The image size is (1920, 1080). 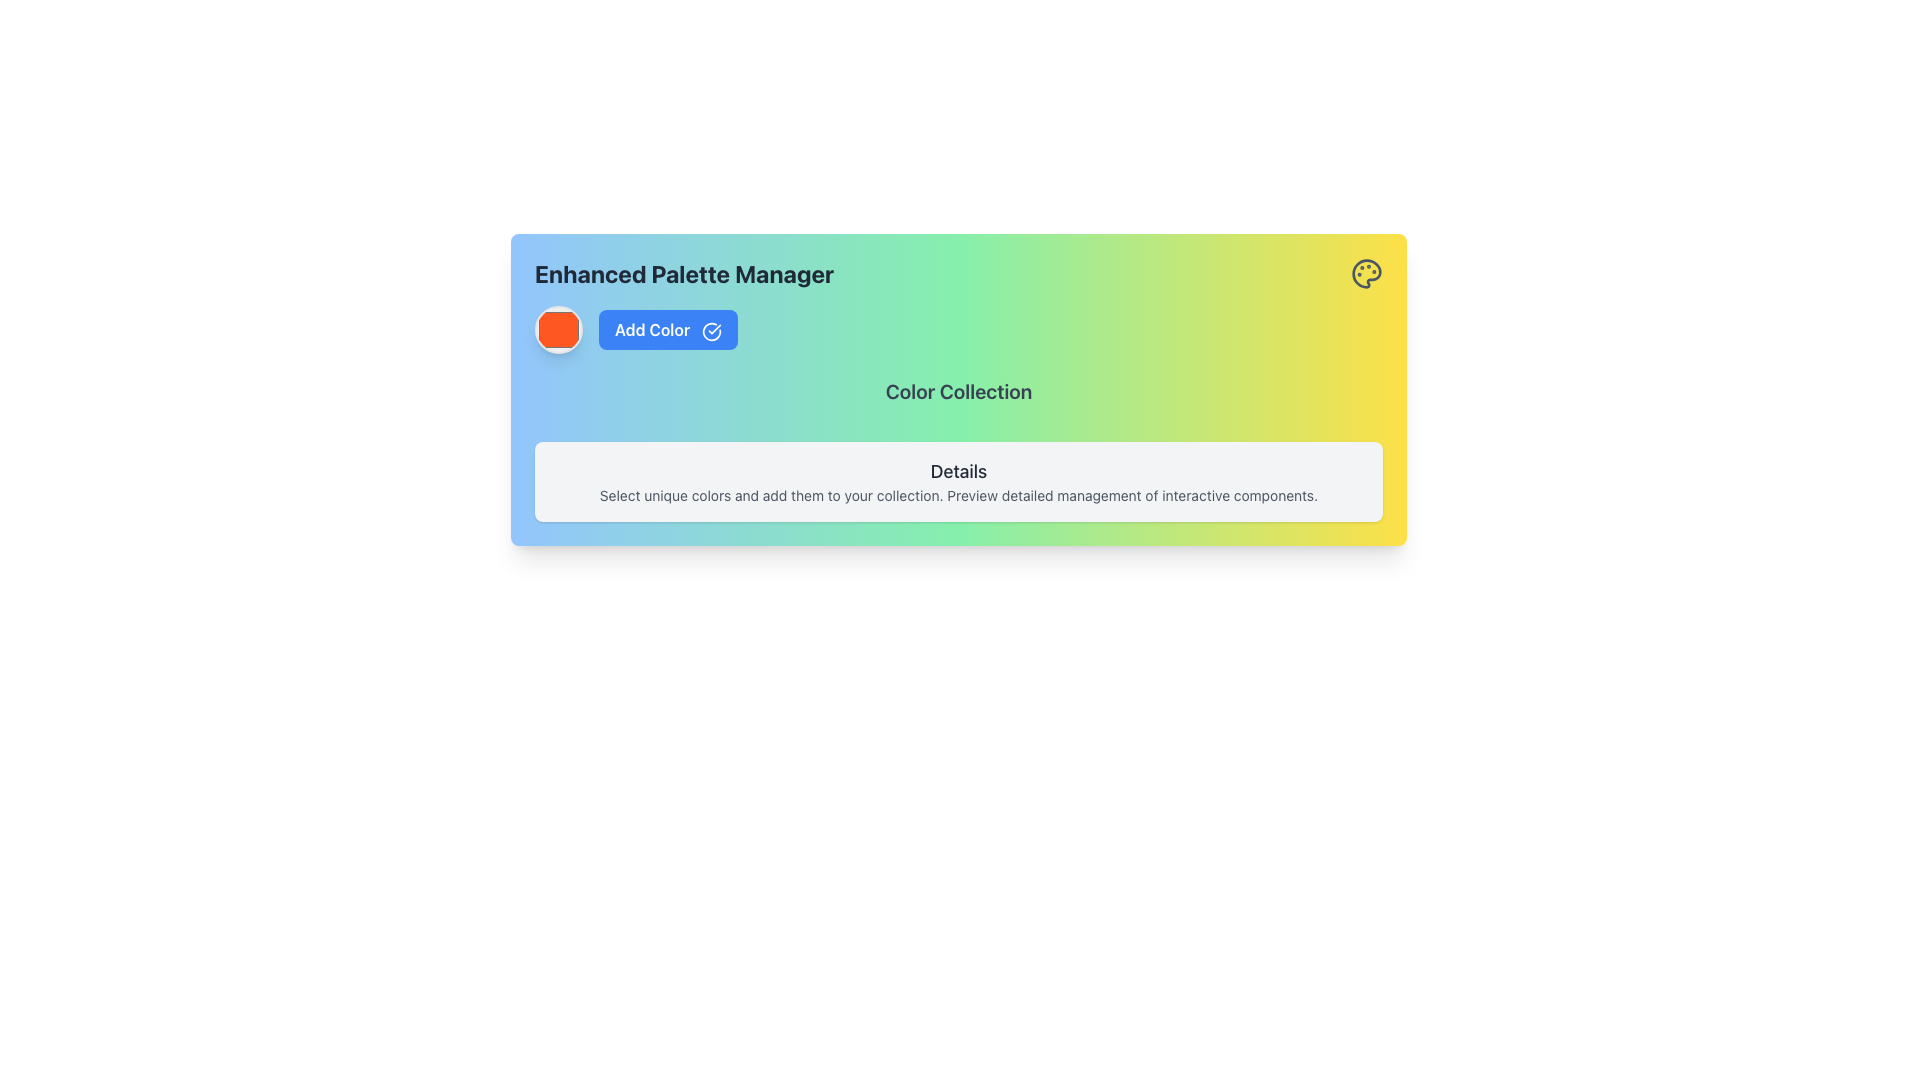 What do you see at coordinates (712, 330) in the screenshot?
I see `the decorative SVG icon indicating a successful or enabled state for the 'Add Color' button, located to the right of the text label within the button` at bounding box center [712, 330].